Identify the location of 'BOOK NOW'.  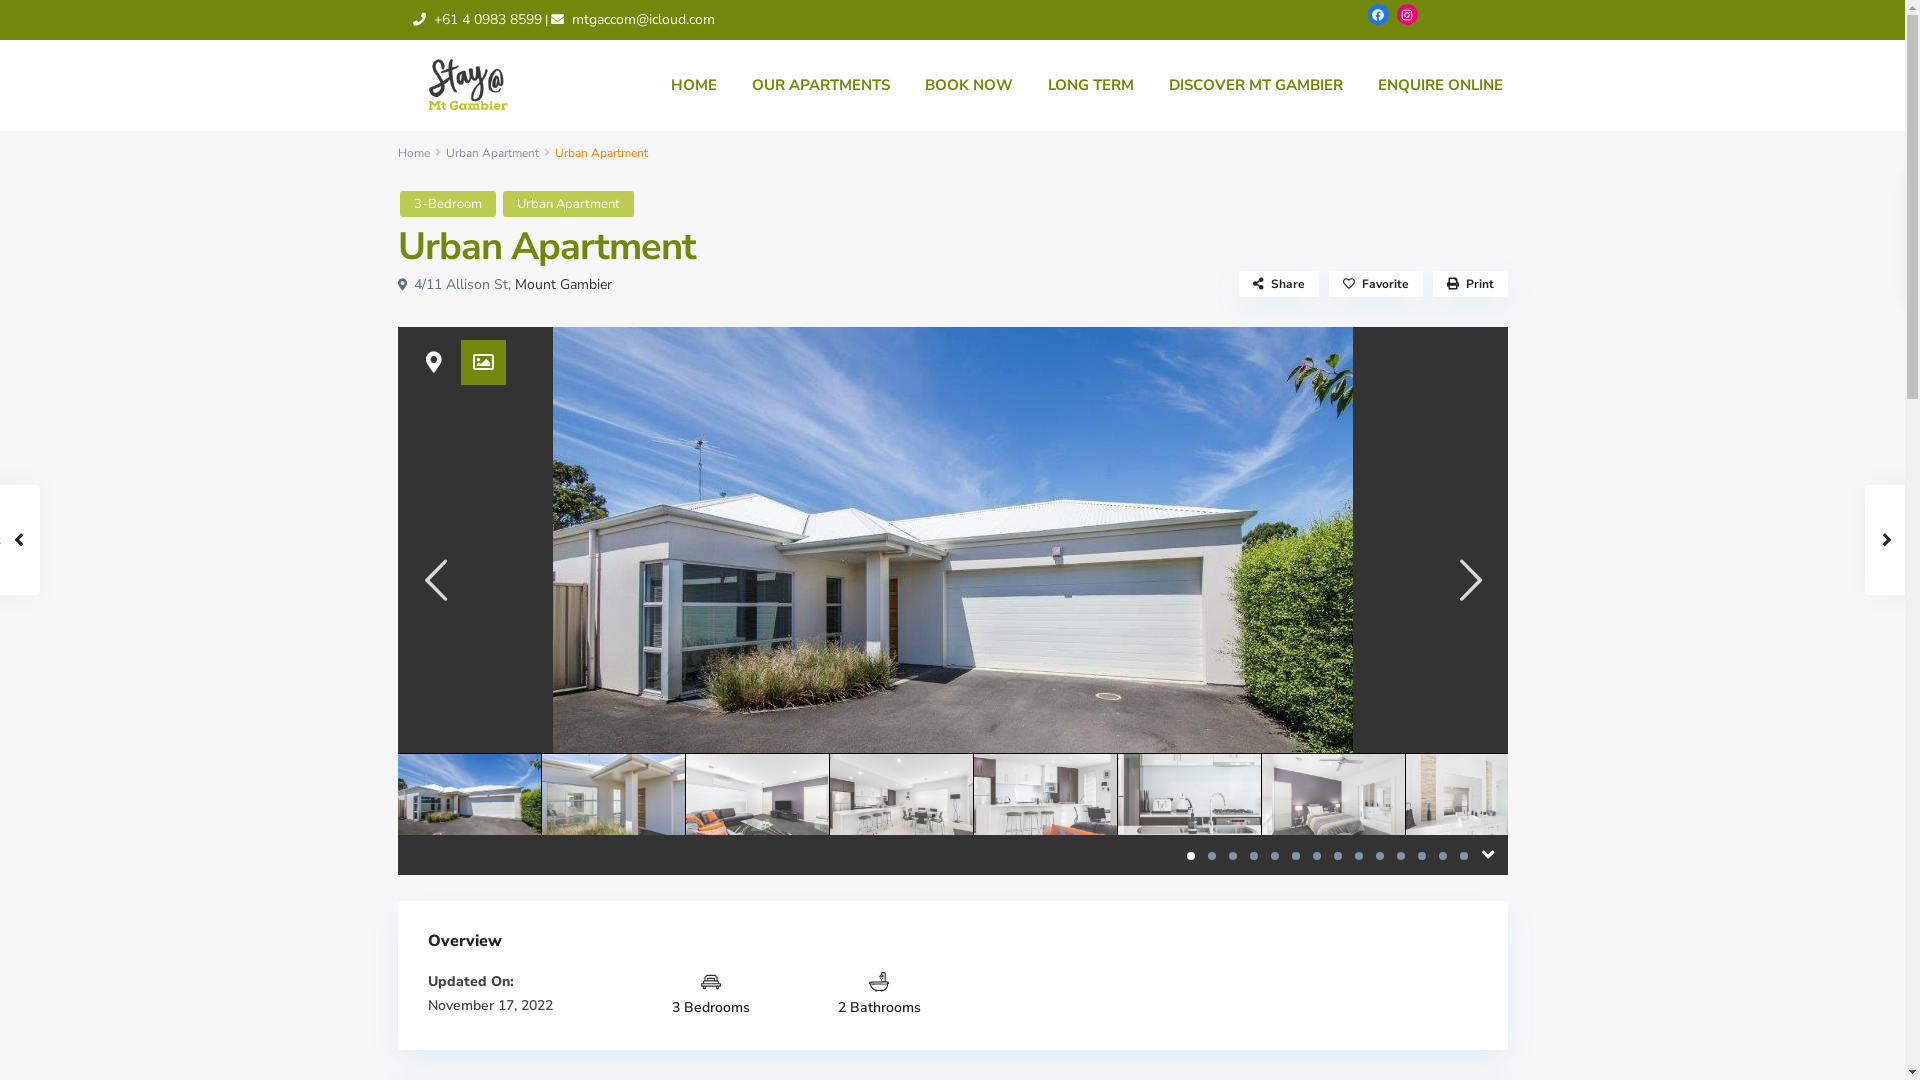
(969, 83).